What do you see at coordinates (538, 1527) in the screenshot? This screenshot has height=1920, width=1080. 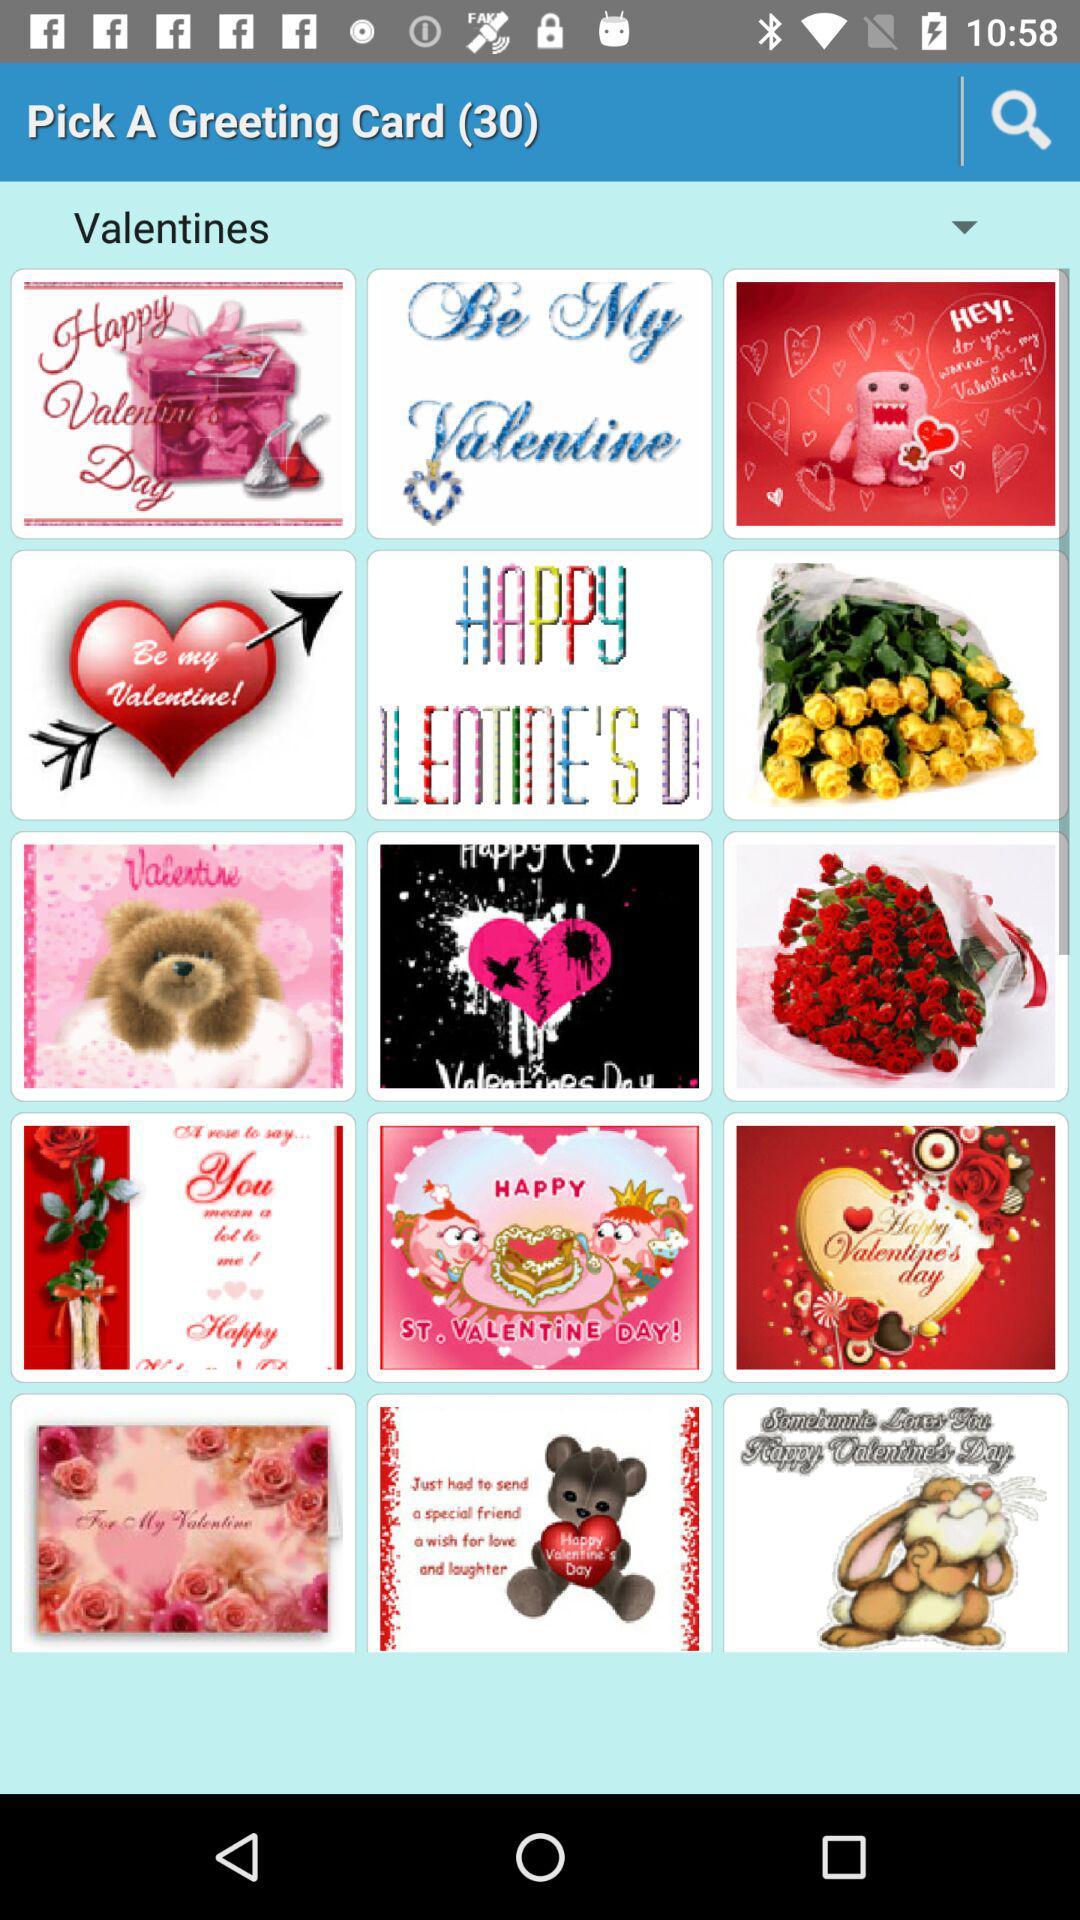 I see `teddy bear` at bounding box center [538, 1527].